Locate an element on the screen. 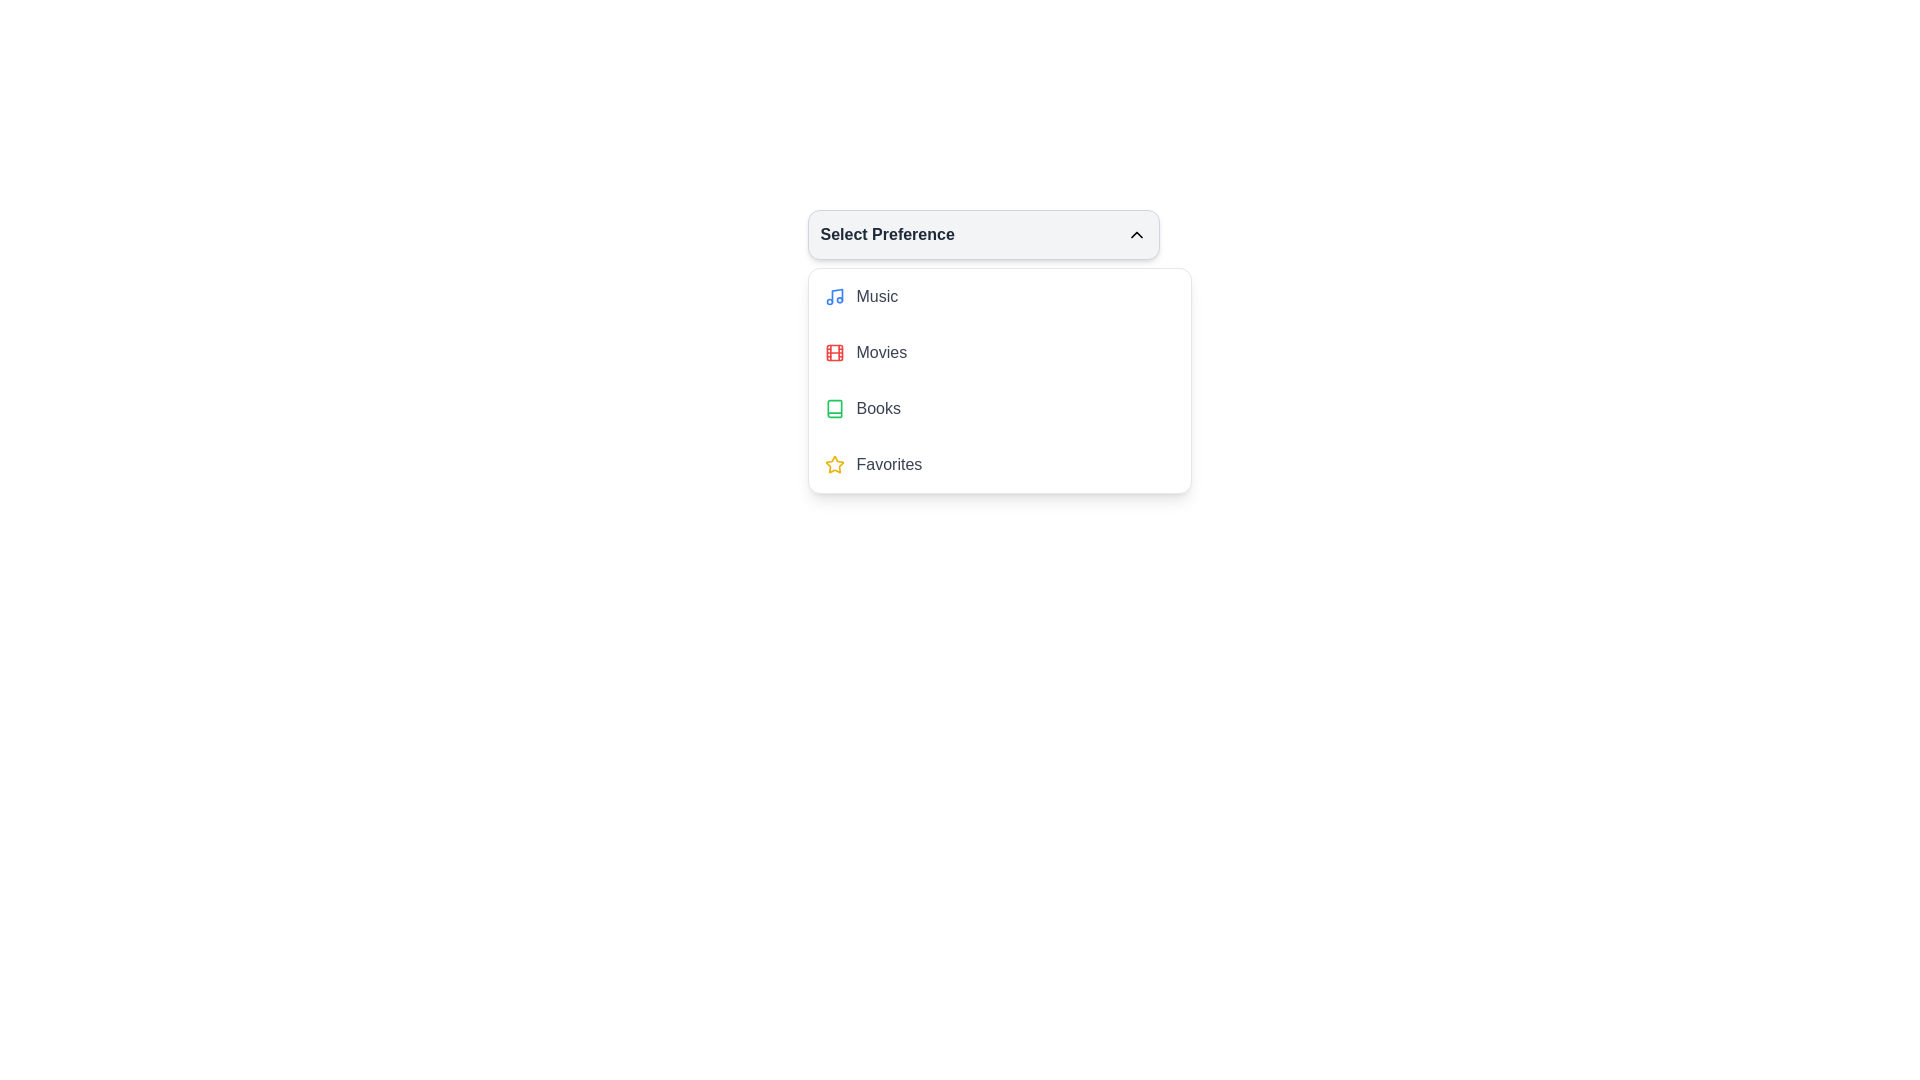  the star-shaped icon indicating a marked or favorite state, located near the top of the dropdown below the 'Select Preference' label is located at coordinates (834, 464).